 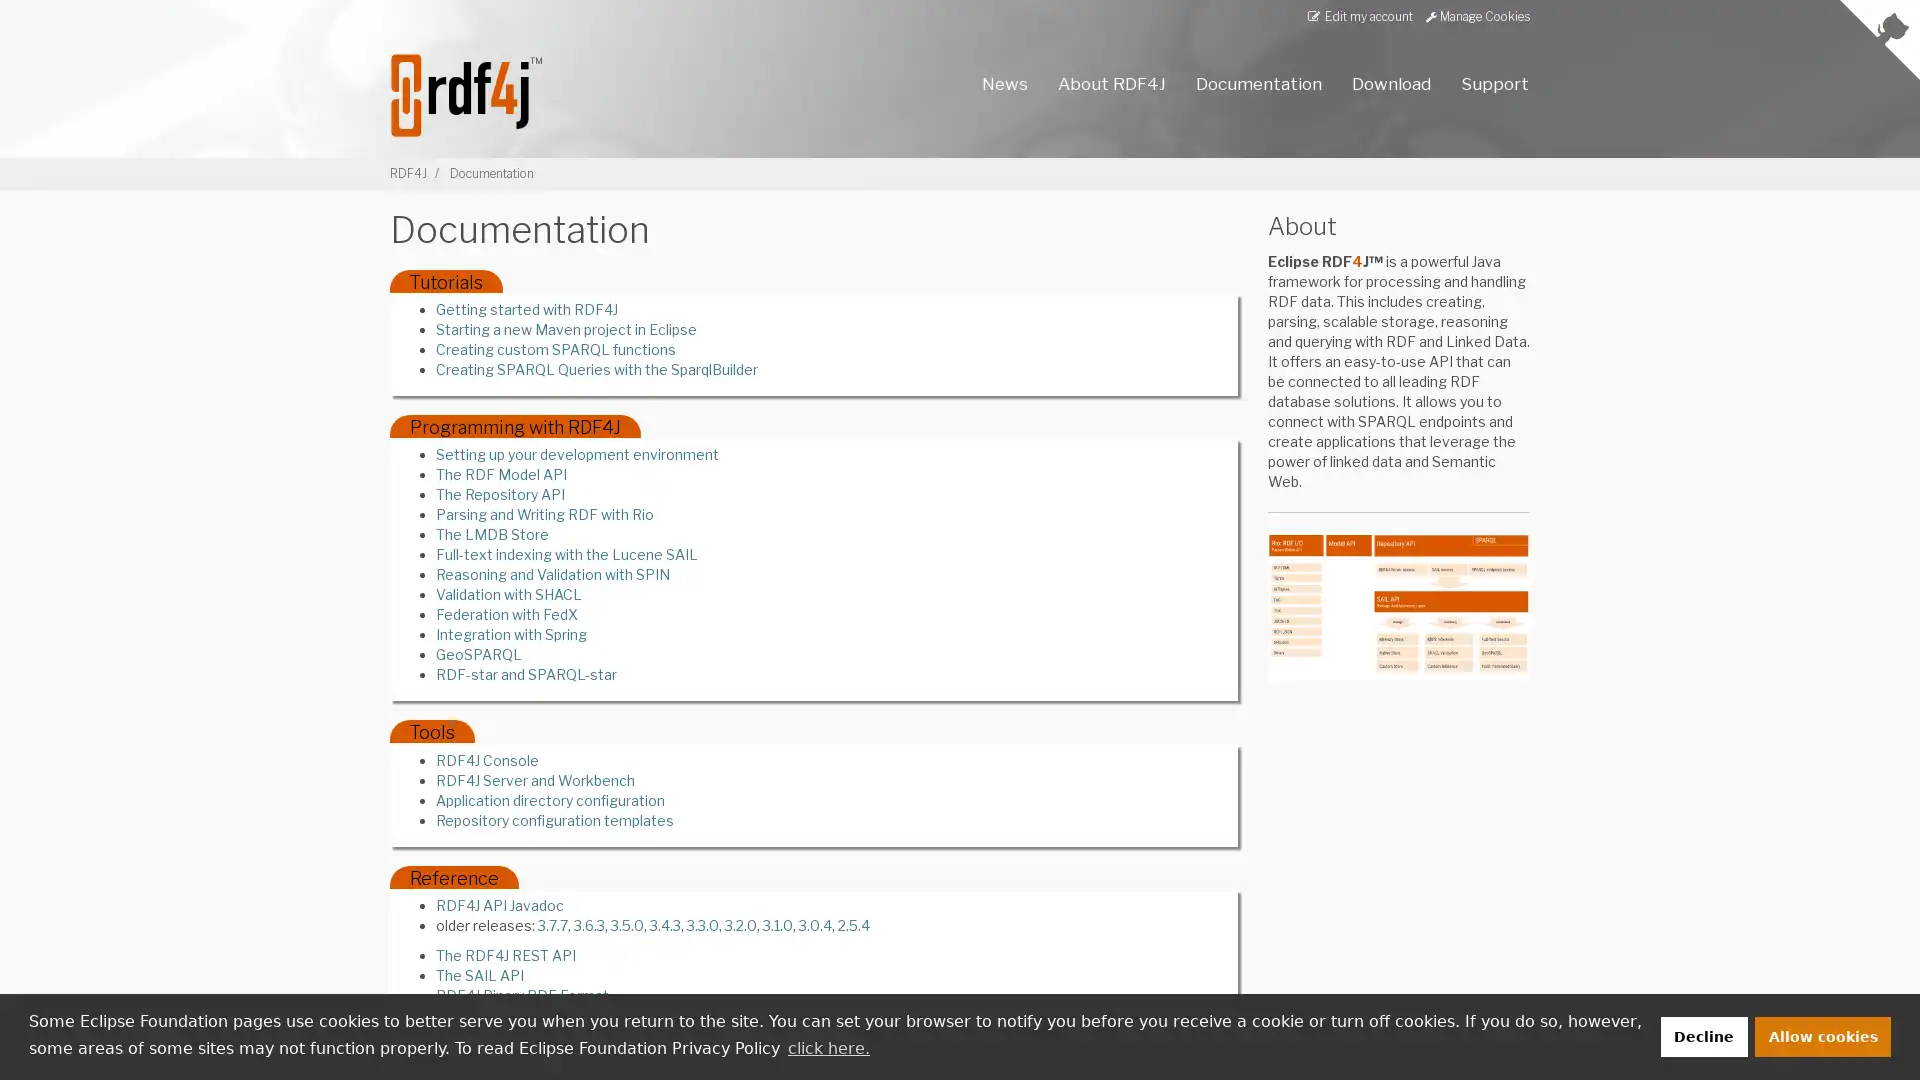 I want to click on deny cookies, so click(x=1702, y=1035).